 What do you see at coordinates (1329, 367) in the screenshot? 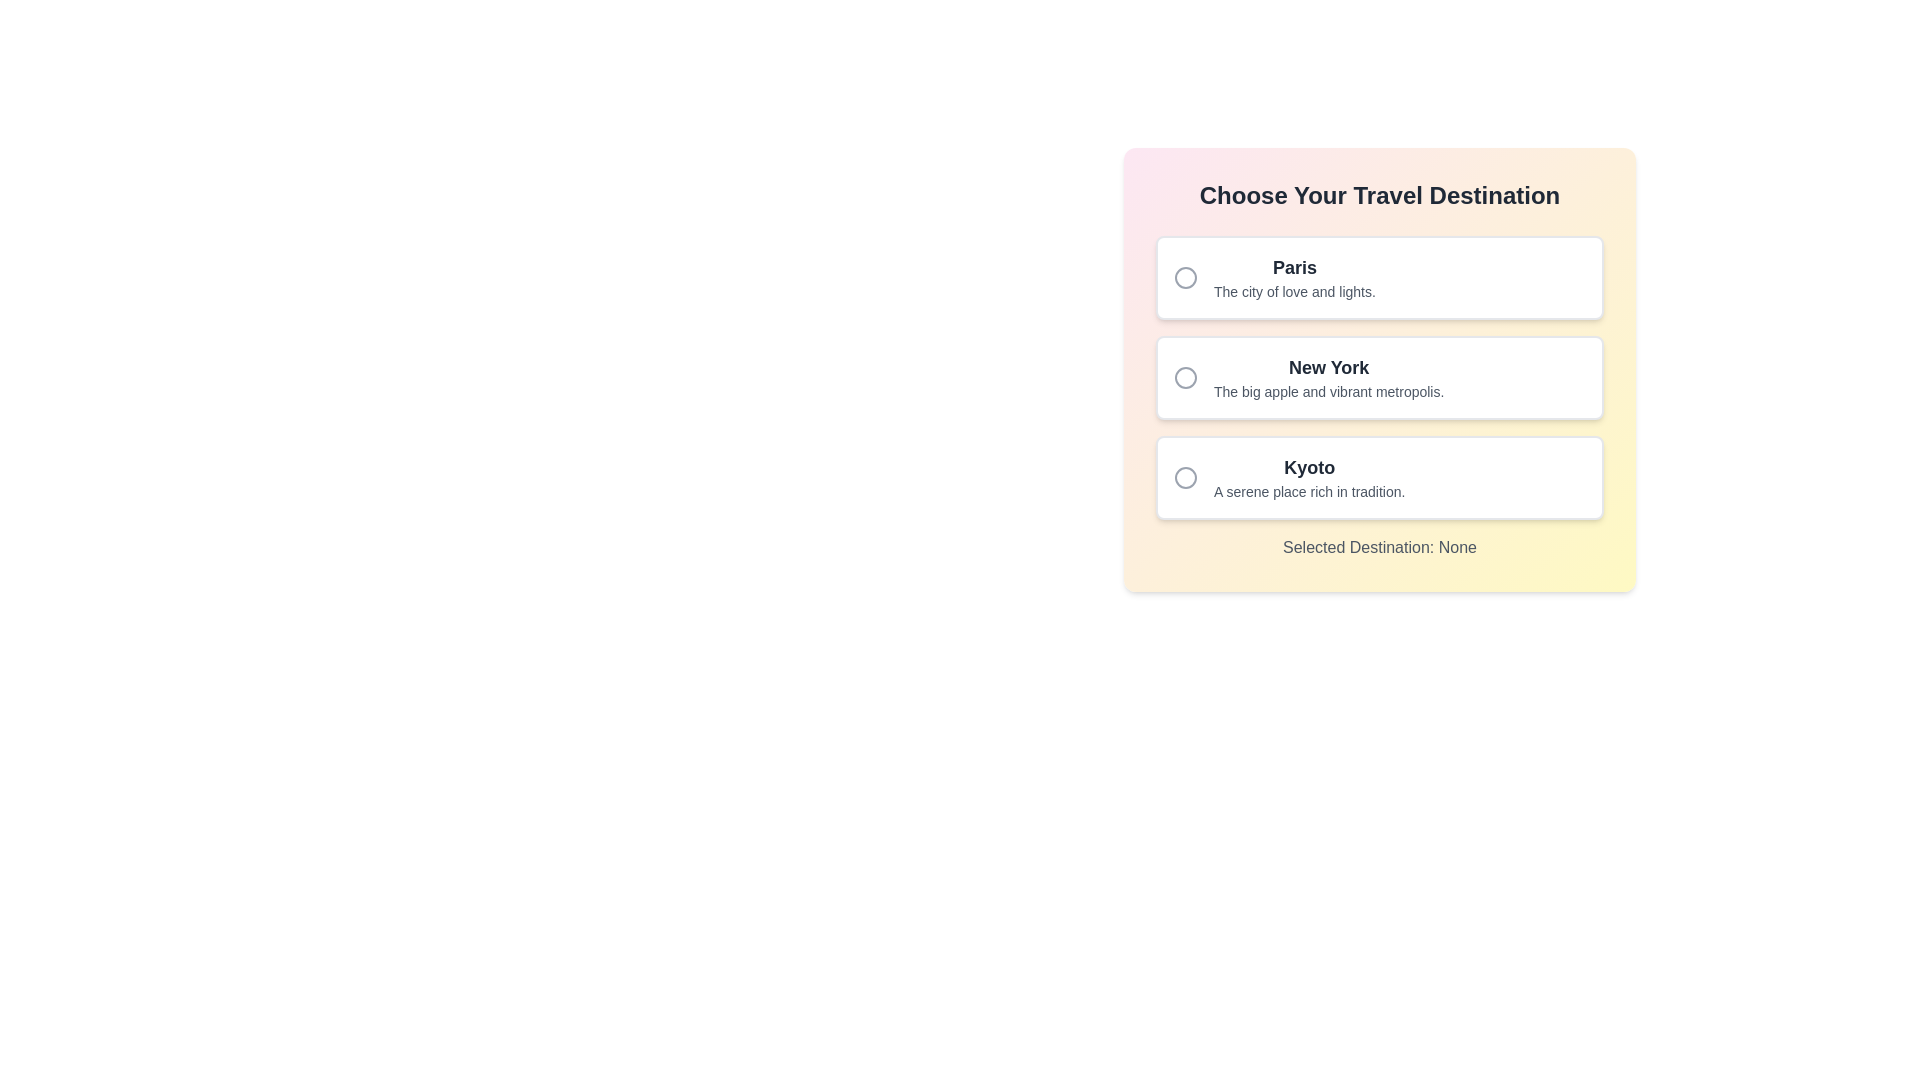
I see `the text label identifying 'New York'` at bounding box center [1329, 367].